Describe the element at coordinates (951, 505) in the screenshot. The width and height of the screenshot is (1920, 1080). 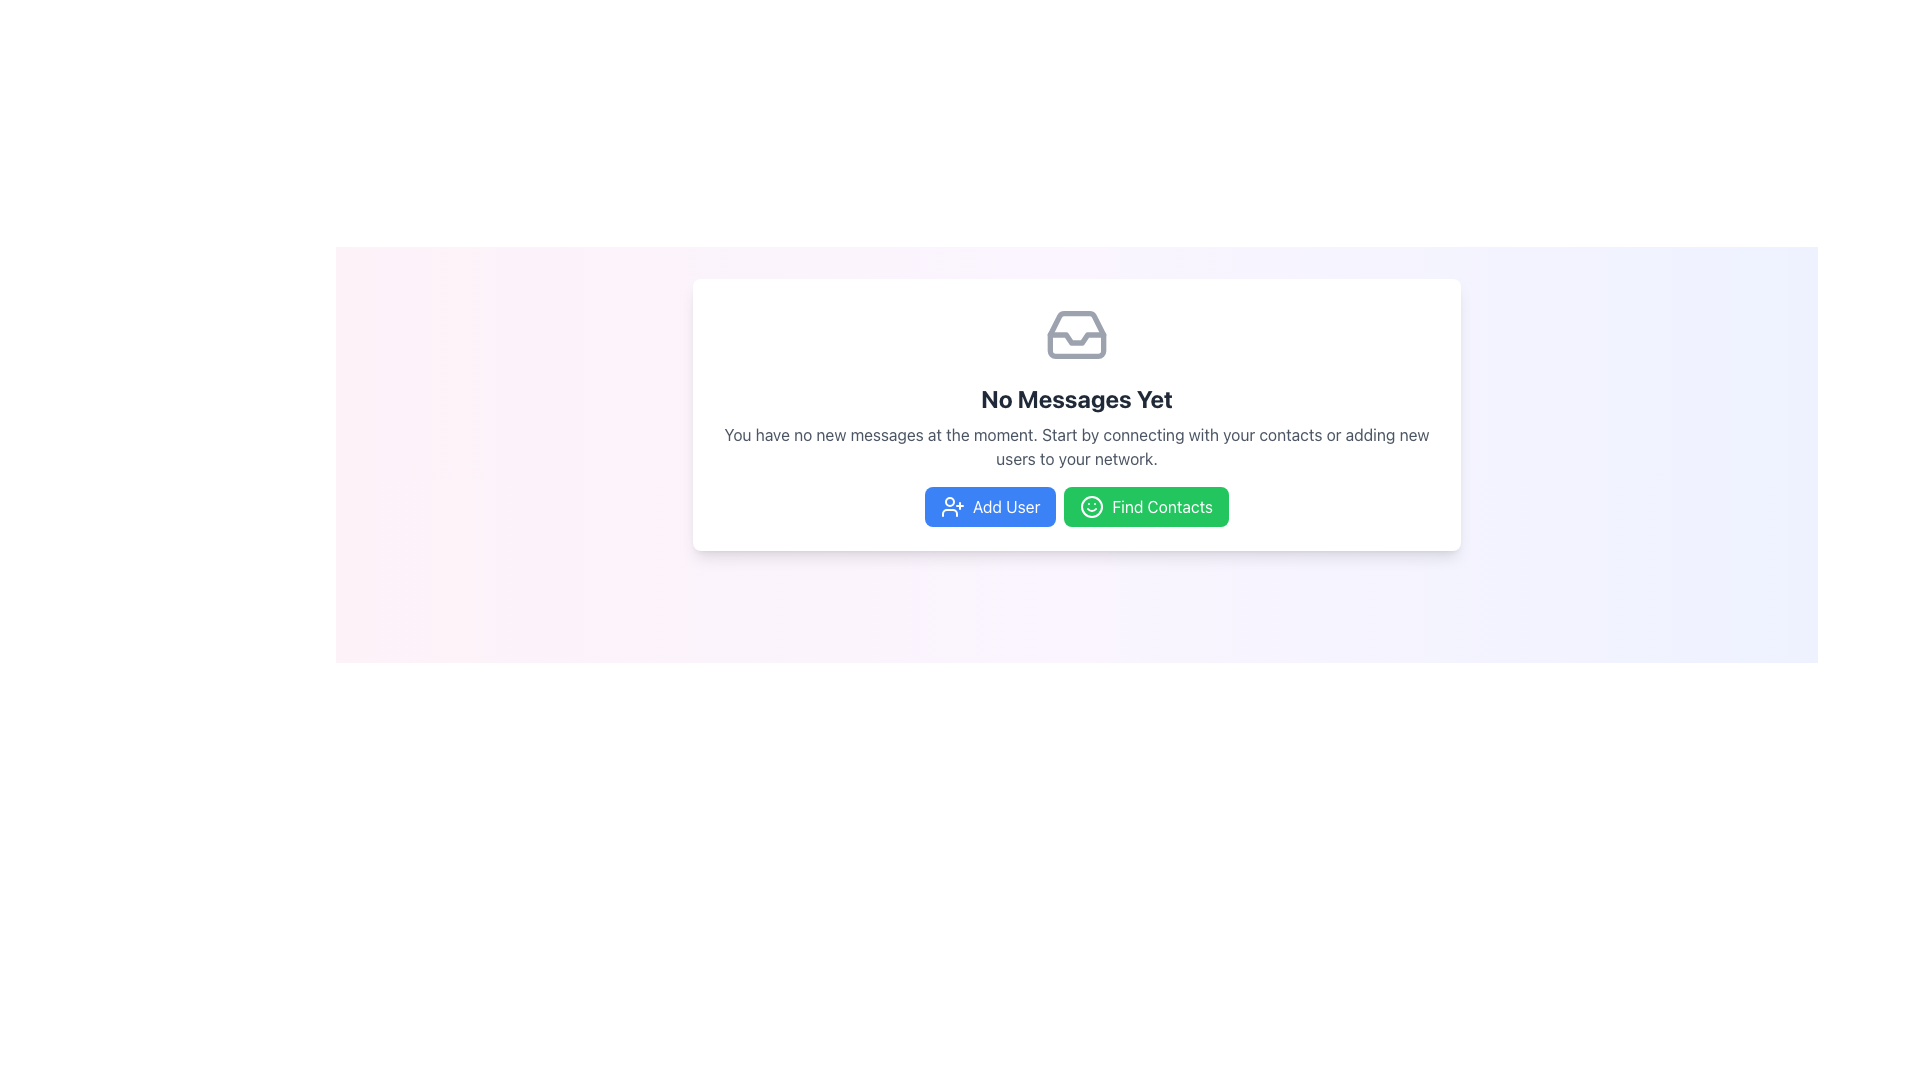
I see `the 'Add User' button which contains a vector graphic icon of a user figure with a plus sign to its right, located below the message box` at that location.